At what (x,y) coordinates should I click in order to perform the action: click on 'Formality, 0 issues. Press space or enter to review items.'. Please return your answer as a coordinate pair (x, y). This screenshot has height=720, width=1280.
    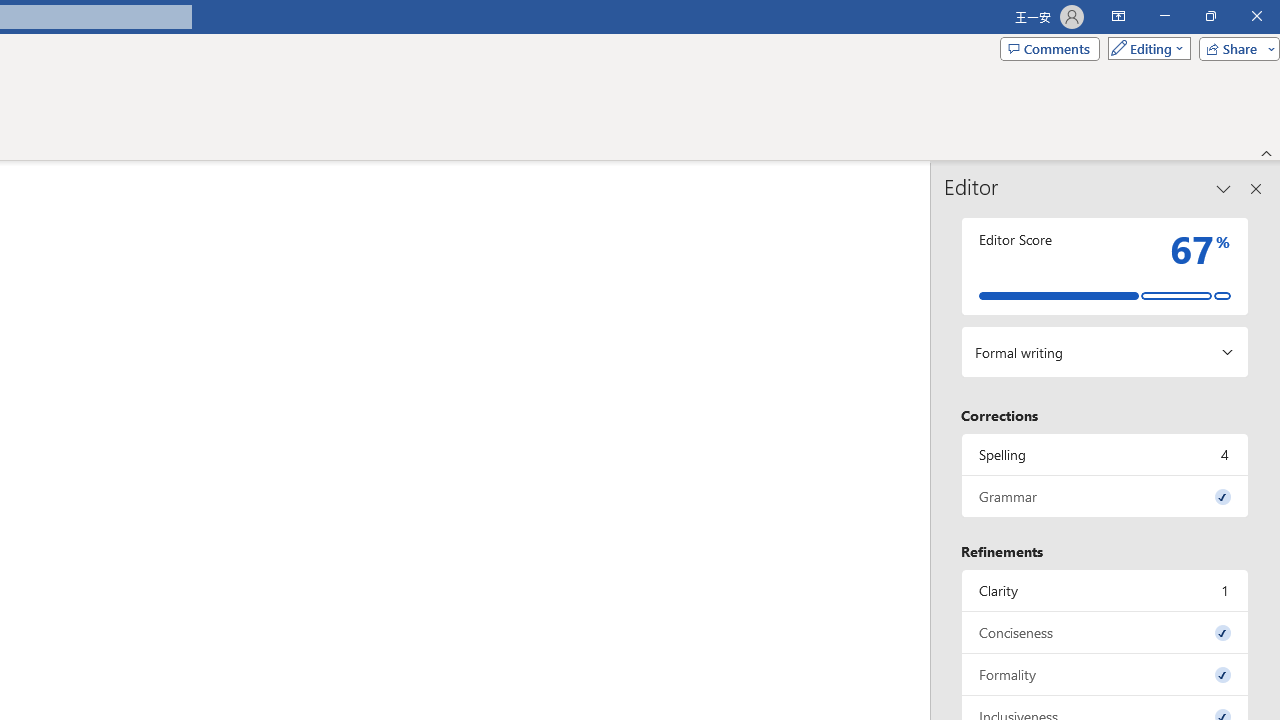
    Looking at the image, I should click on (1104, 674).